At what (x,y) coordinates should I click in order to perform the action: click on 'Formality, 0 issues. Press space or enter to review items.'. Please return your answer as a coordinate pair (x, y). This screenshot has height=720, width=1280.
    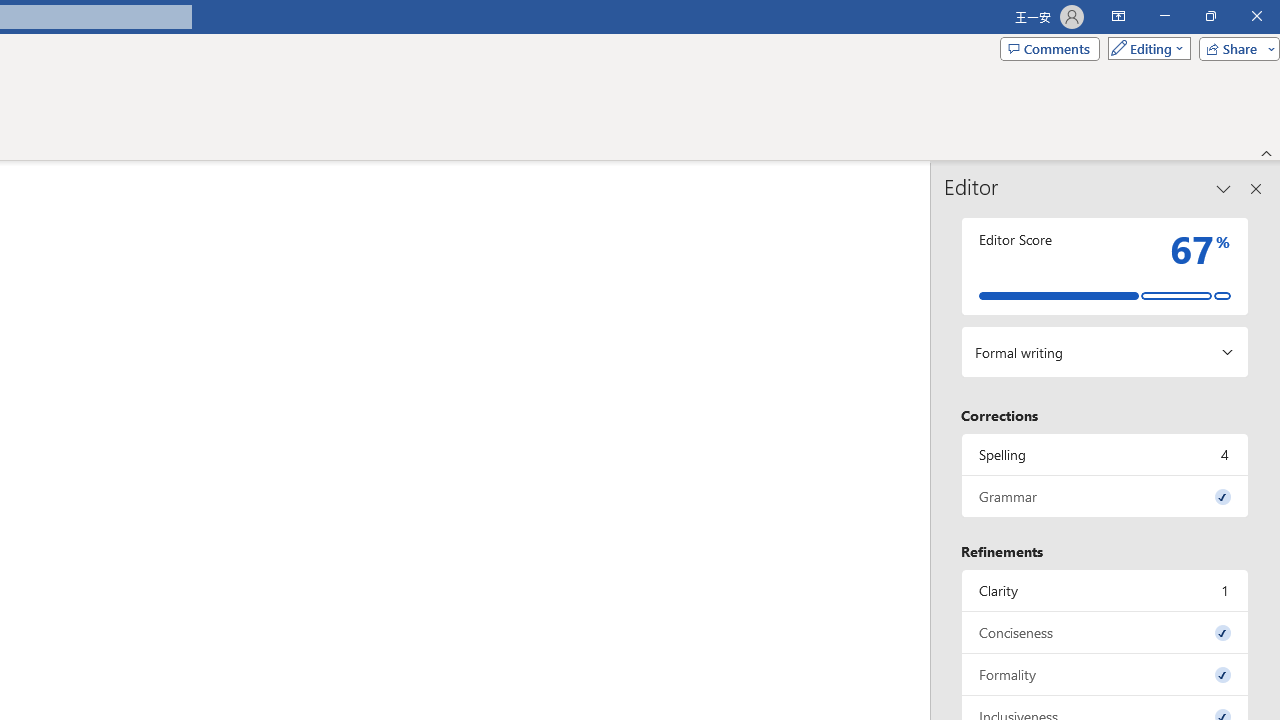
    Looking at the image, I should click on (1104, 674).